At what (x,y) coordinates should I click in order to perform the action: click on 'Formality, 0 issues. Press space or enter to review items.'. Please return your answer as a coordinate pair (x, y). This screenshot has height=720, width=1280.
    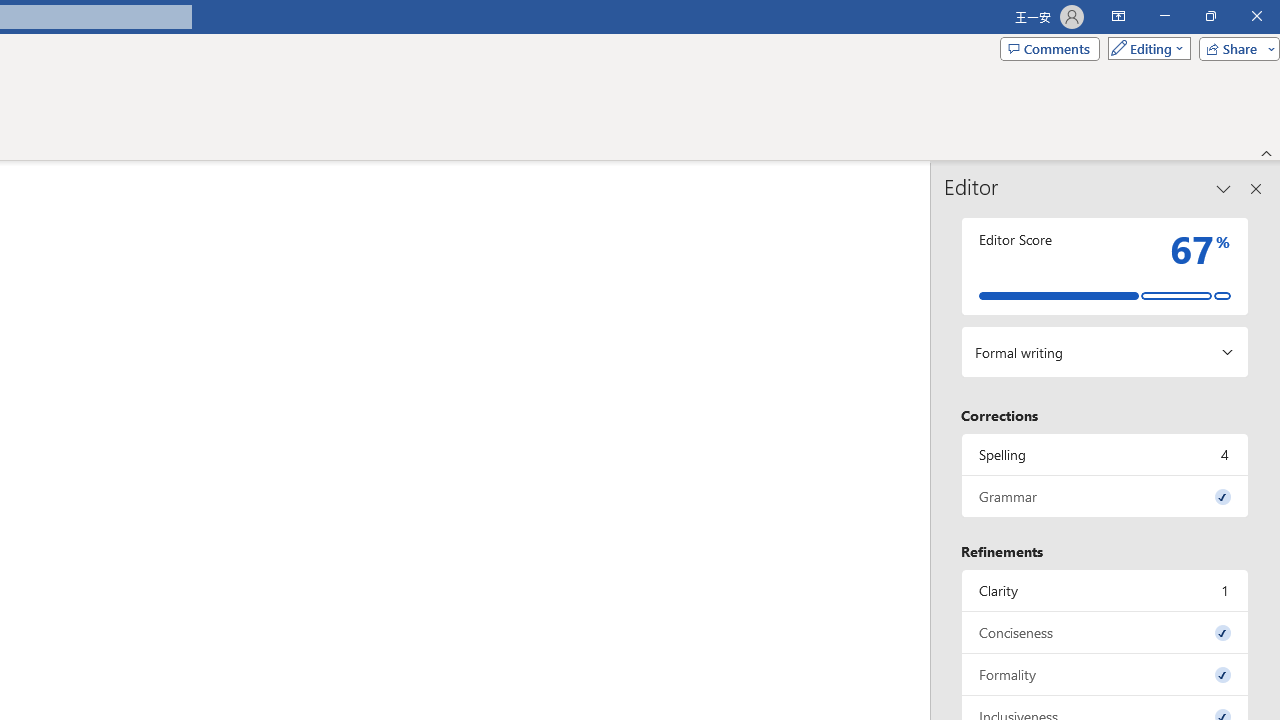
    Looking at the image, I should click on (1104, 674).